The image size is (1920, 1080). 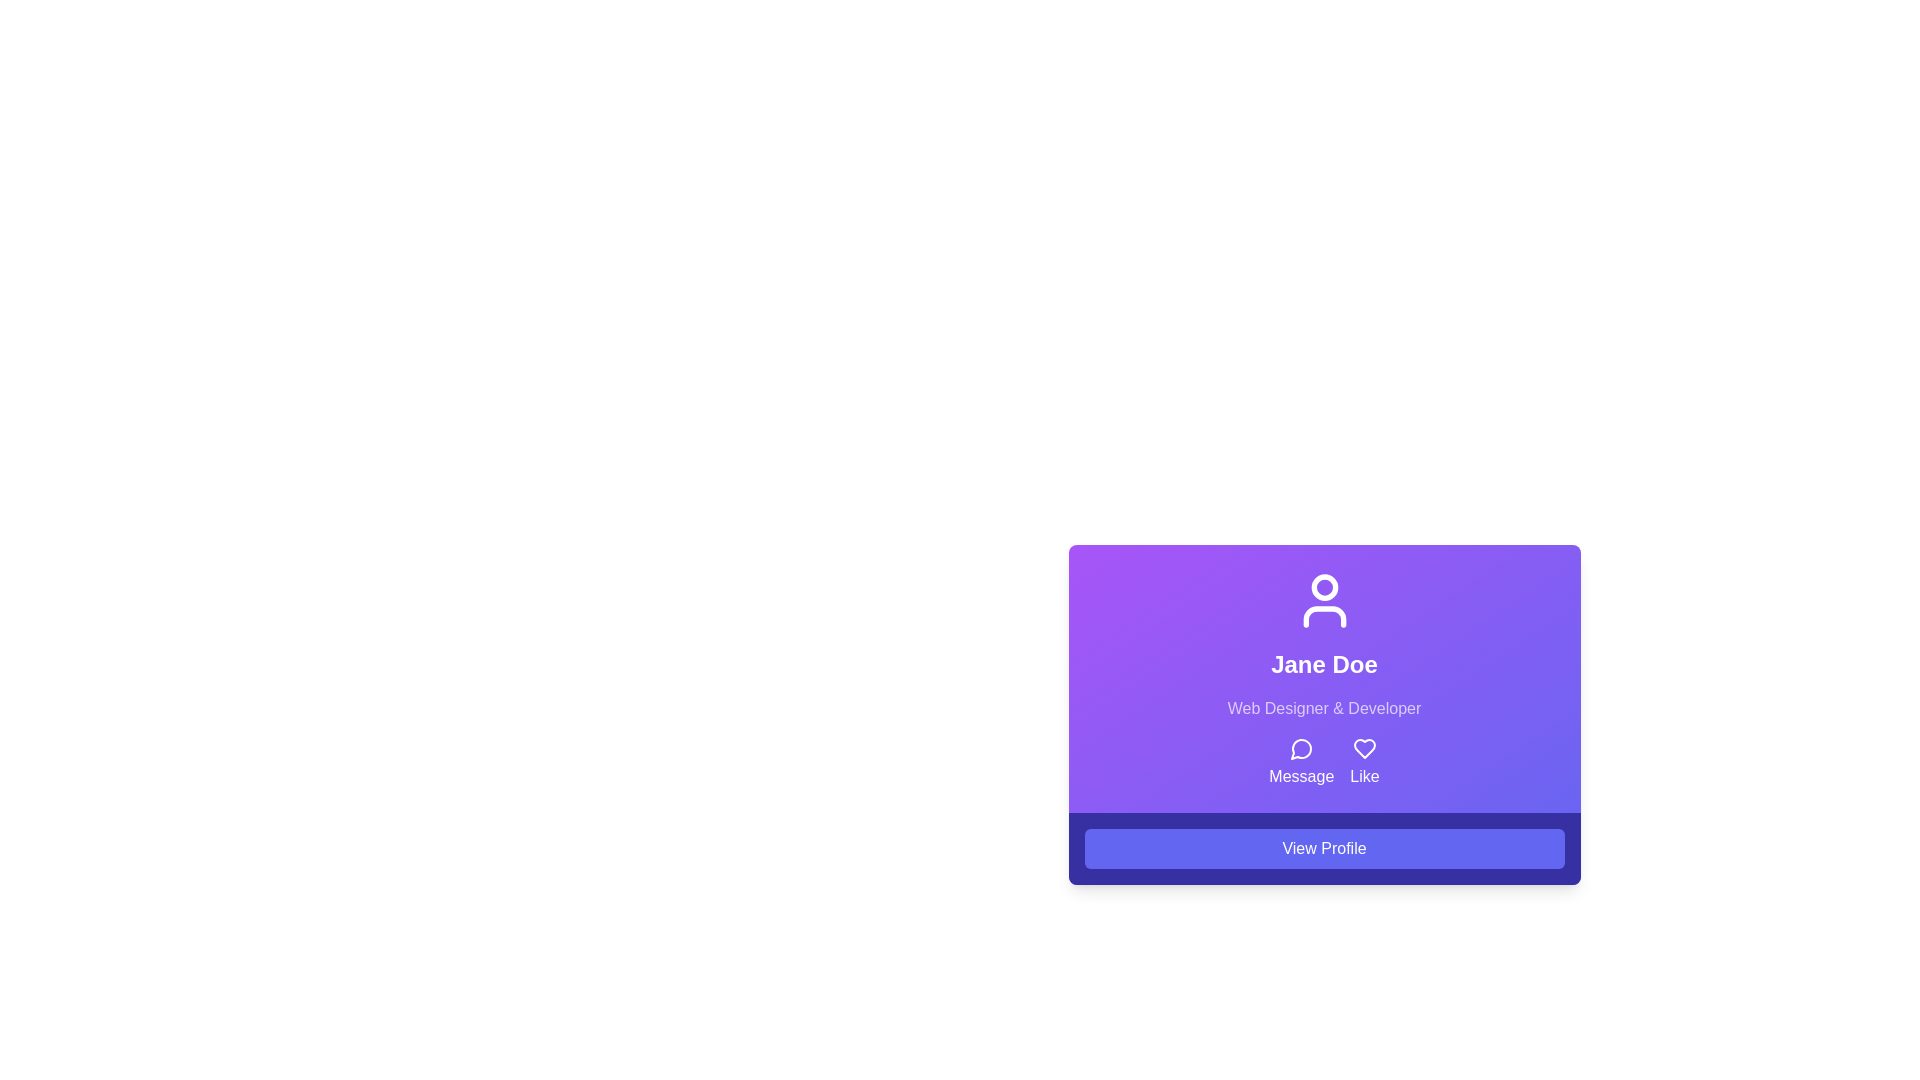 I want to click on the 'Message' button located in the interactive group at the bottom of the purple card layout, directly below 'Web Designer & Developer' and above 'View Profile.', so click(x=1324, y=763).